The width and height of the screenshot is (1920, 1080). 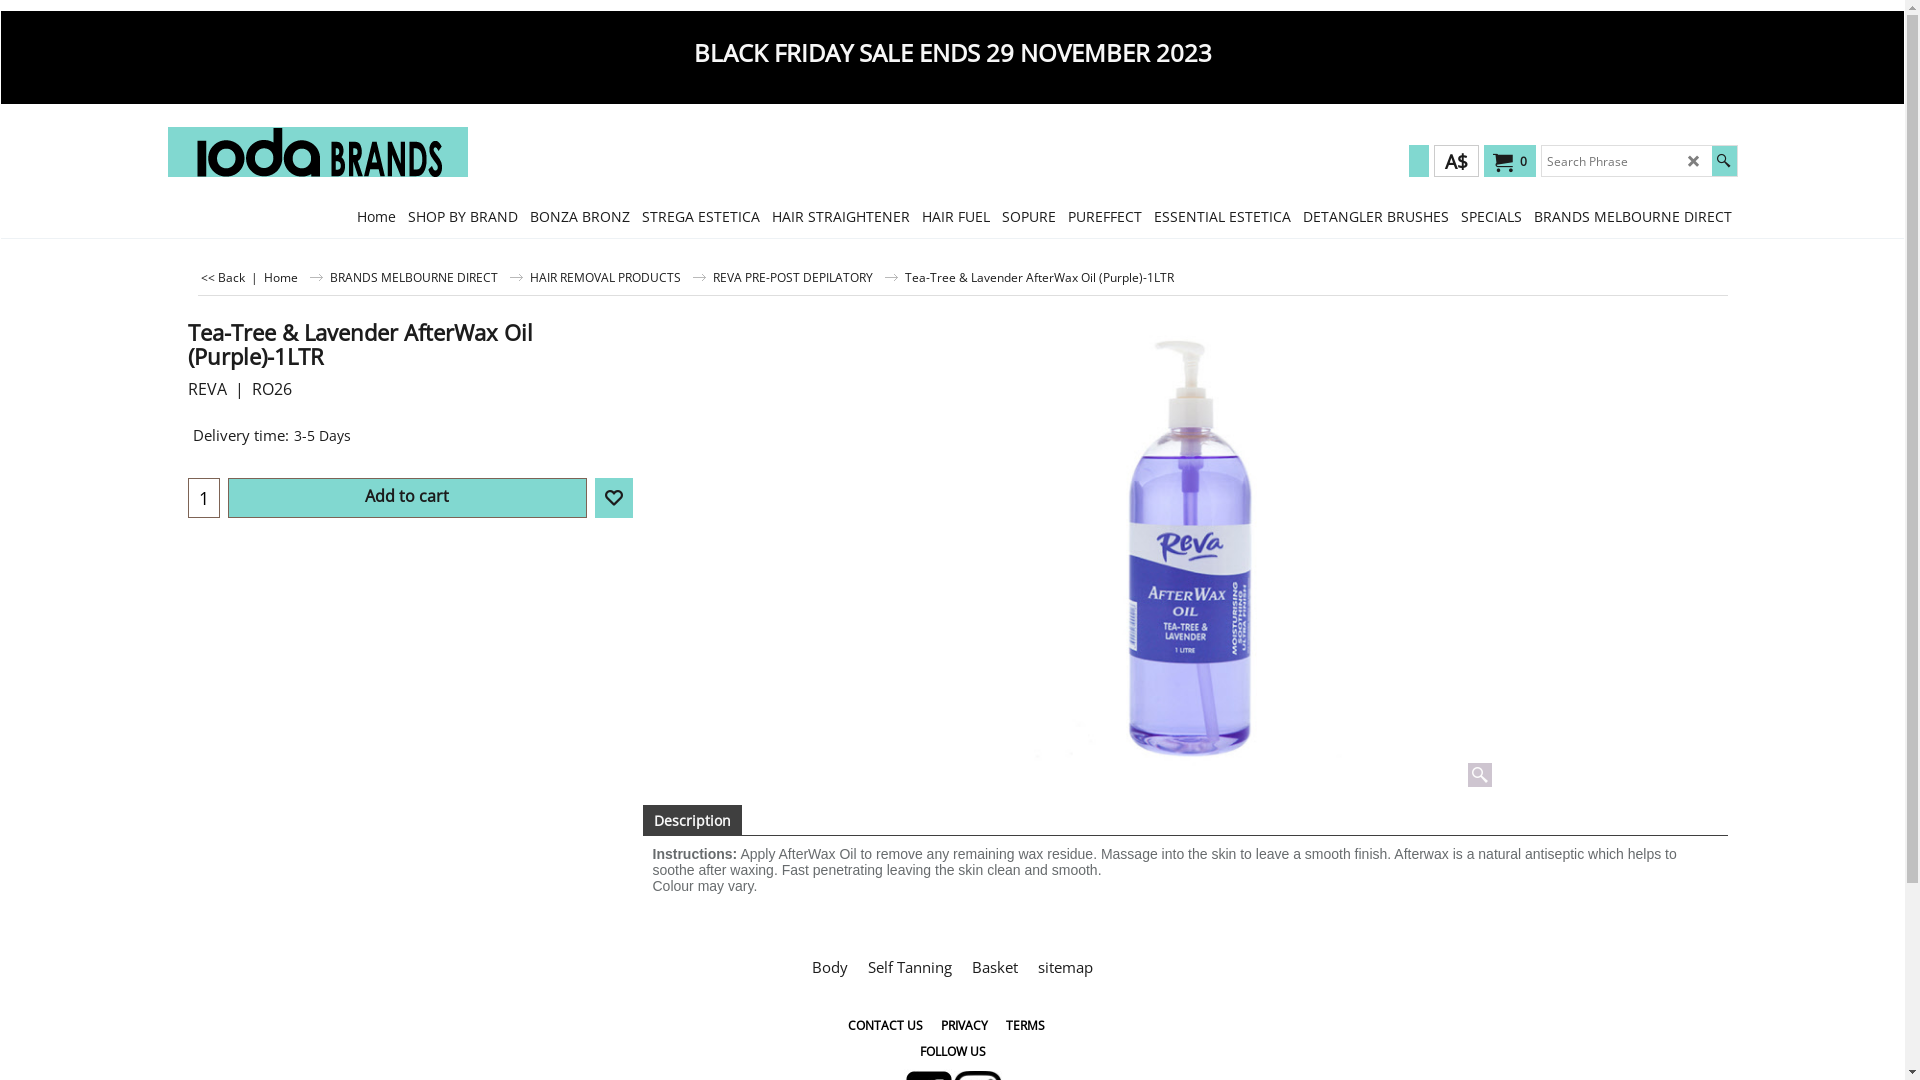 I want to click on 'HAIR STRAIGHTENER', so click(x=840, y=215).